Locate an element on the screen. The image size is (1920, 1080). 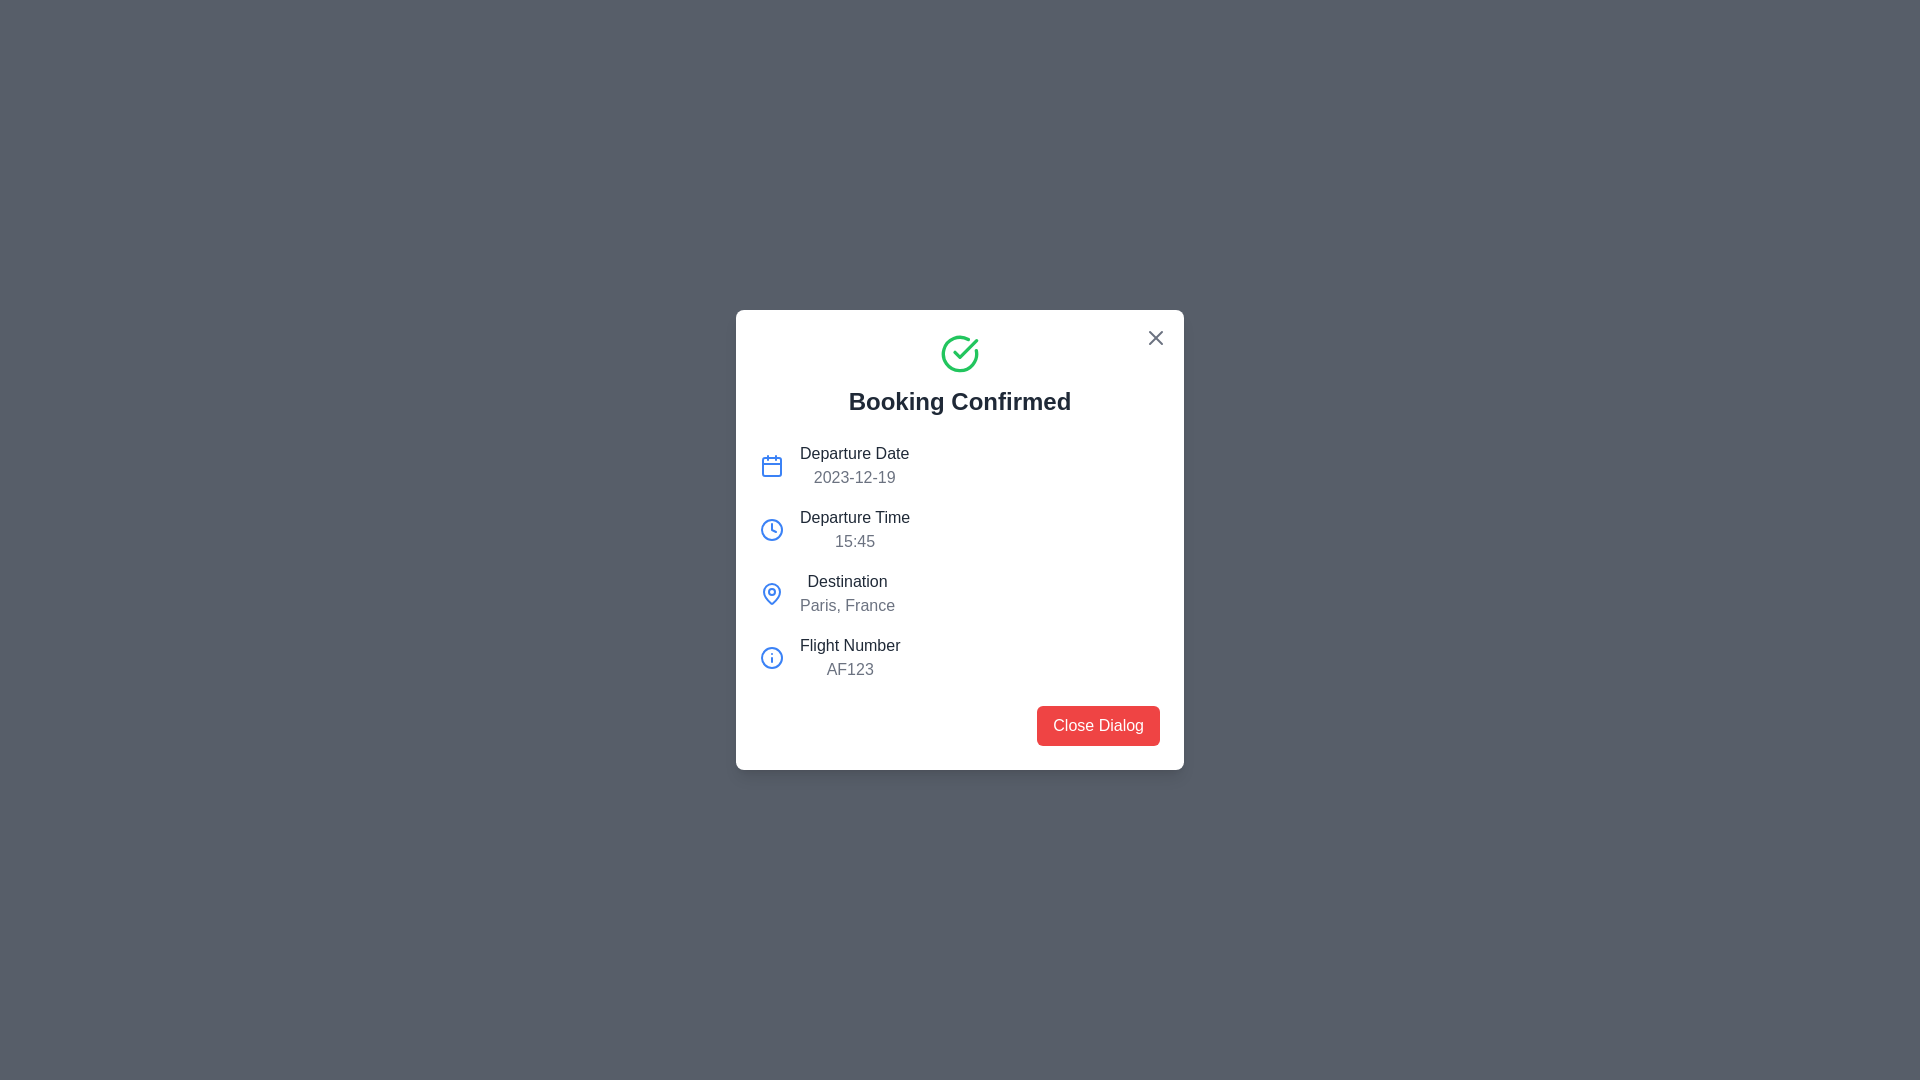
the close button located at the bottom-right area of the dialog box is located at coordinates (1097, 725).